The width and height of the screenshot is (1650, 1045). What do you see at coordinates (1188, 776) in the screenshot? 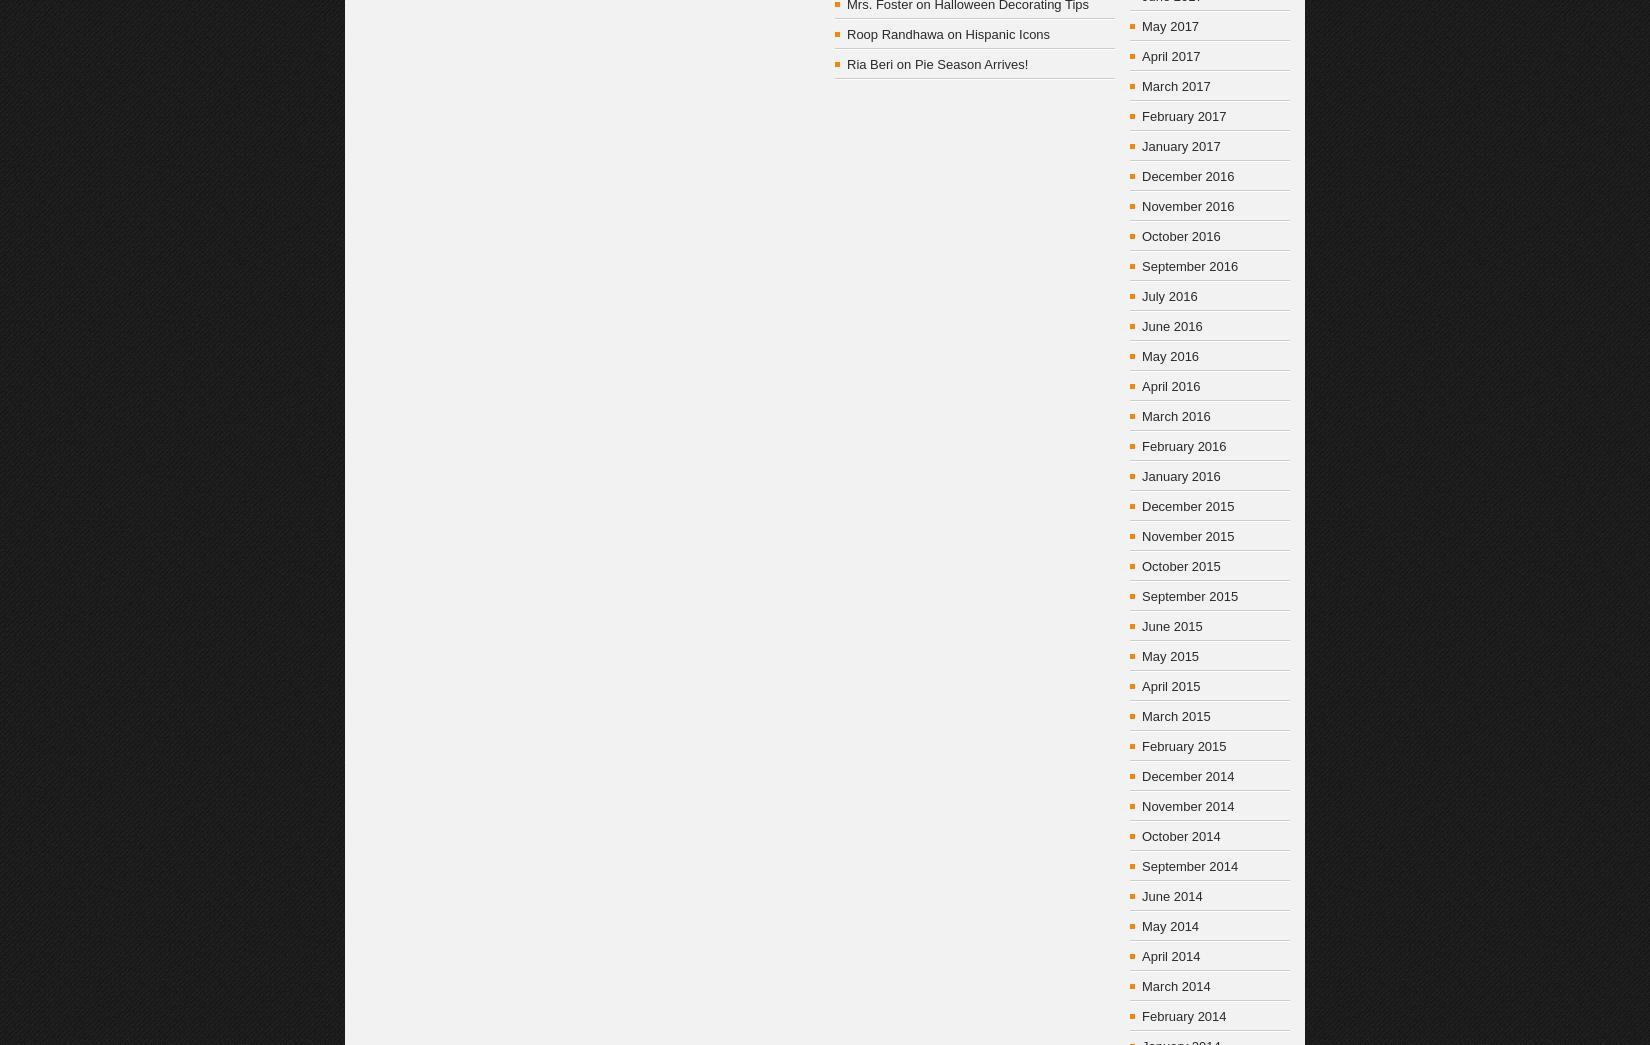
I see `'December 2014'` at bounding box center [1188, 776].